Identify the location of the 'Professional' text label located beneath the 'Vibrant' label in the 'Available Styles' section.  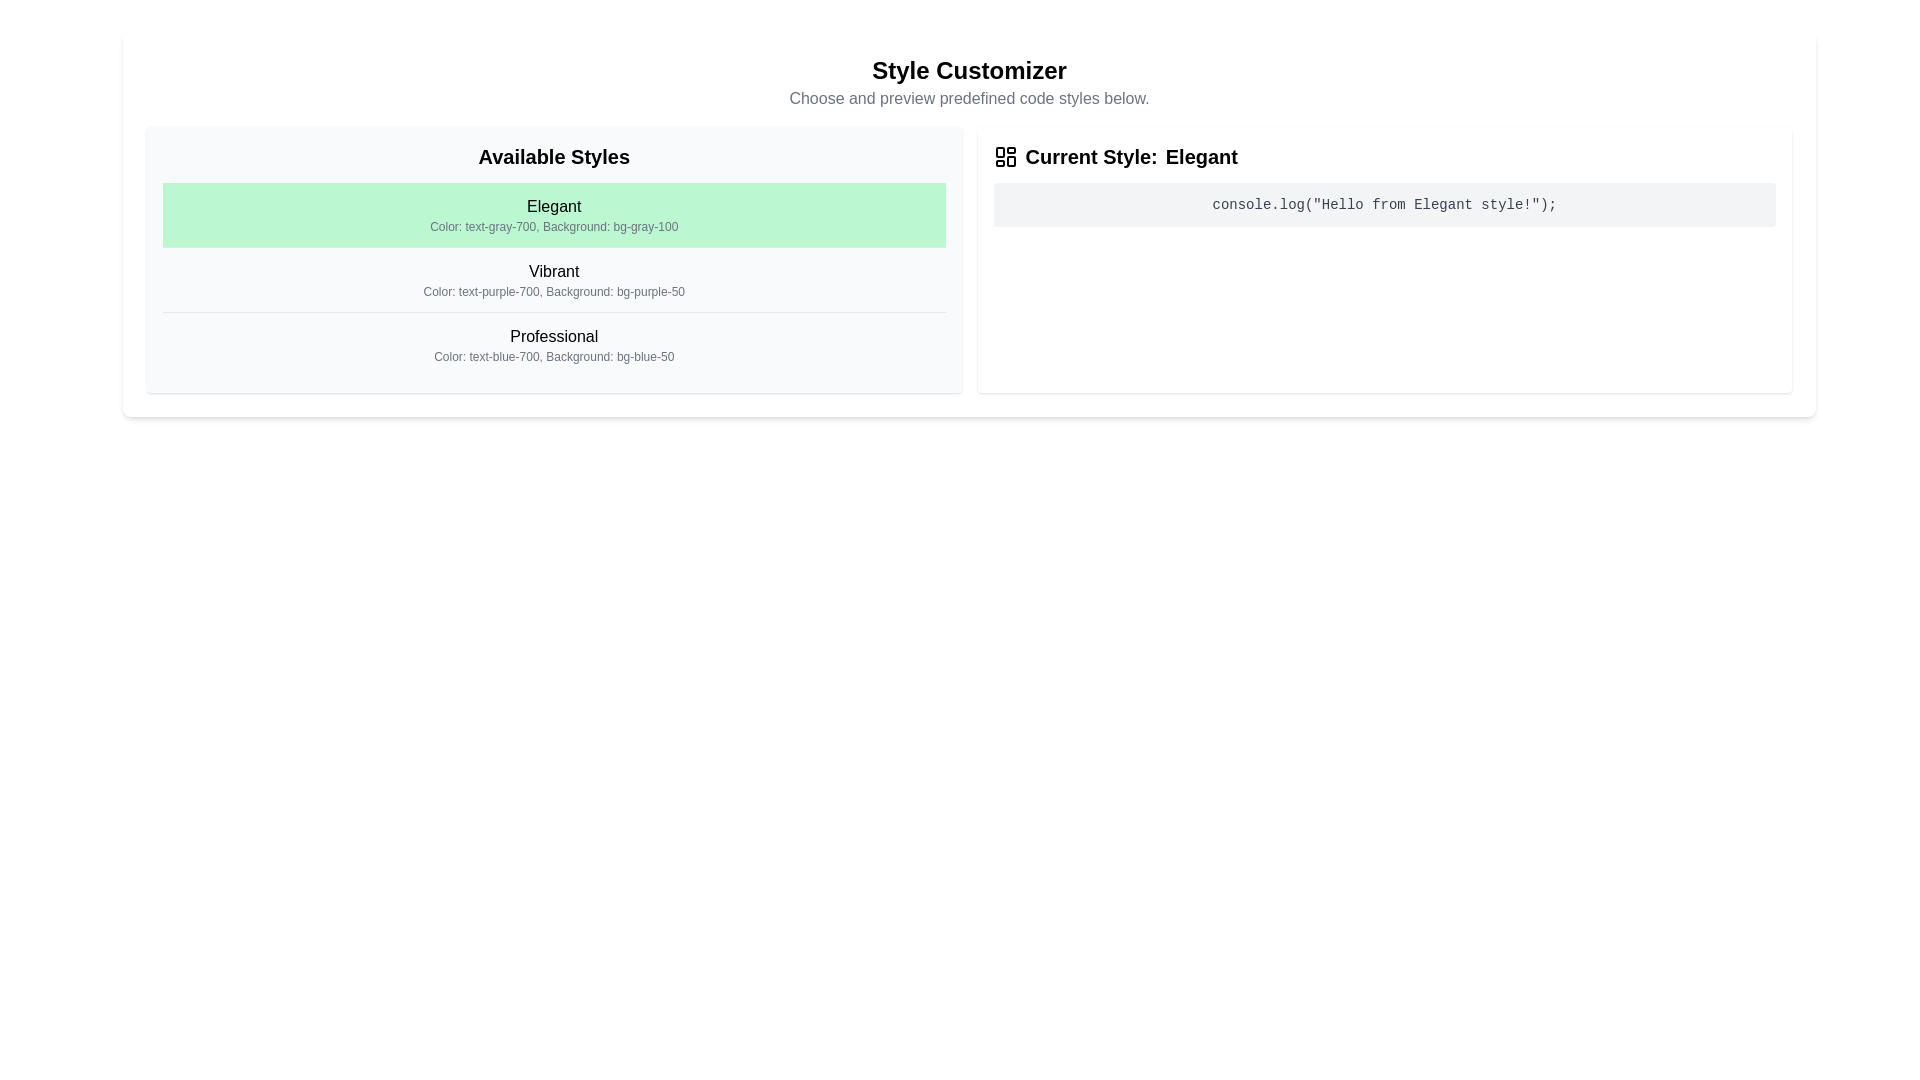
(554, 335).